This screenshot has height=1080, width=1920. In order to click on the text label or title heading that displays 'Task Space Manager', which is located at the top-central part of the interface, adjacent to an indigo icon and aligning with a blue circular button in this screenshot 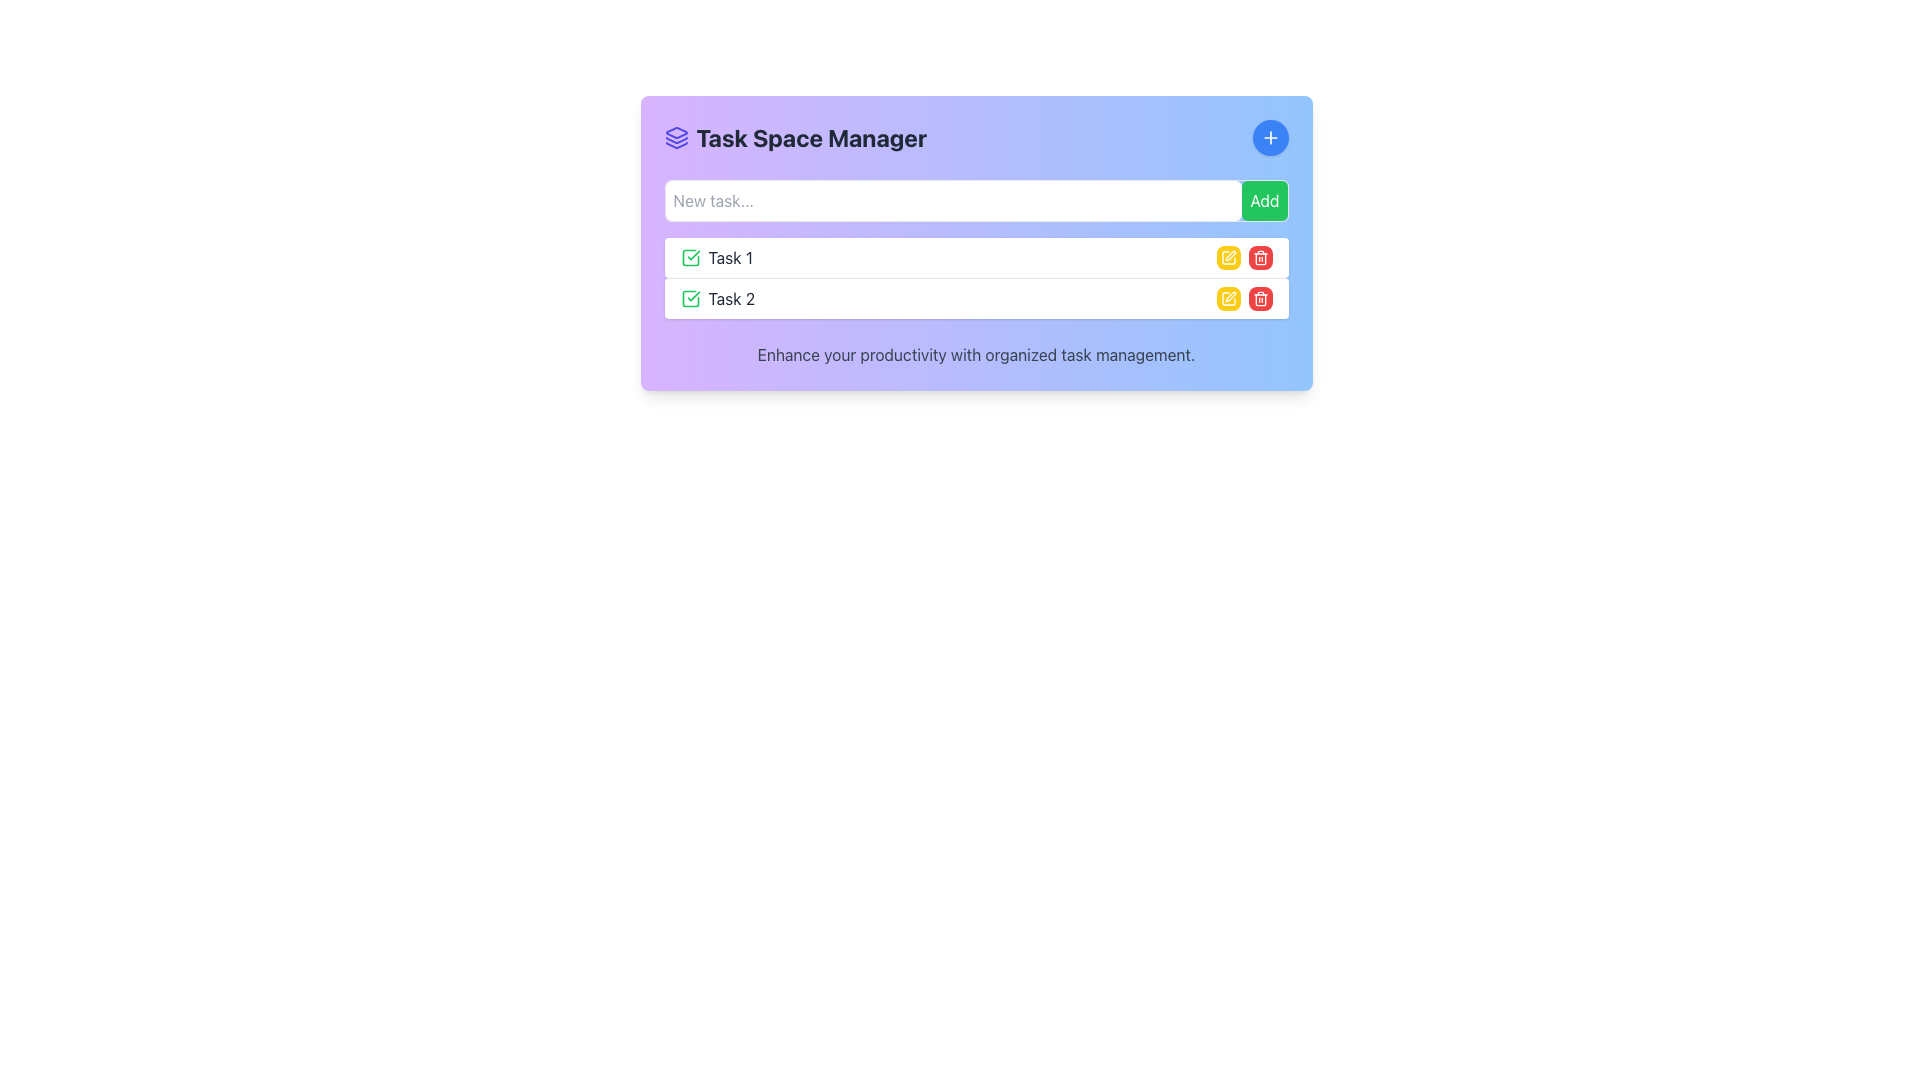, I will do `click(794, 137)`.